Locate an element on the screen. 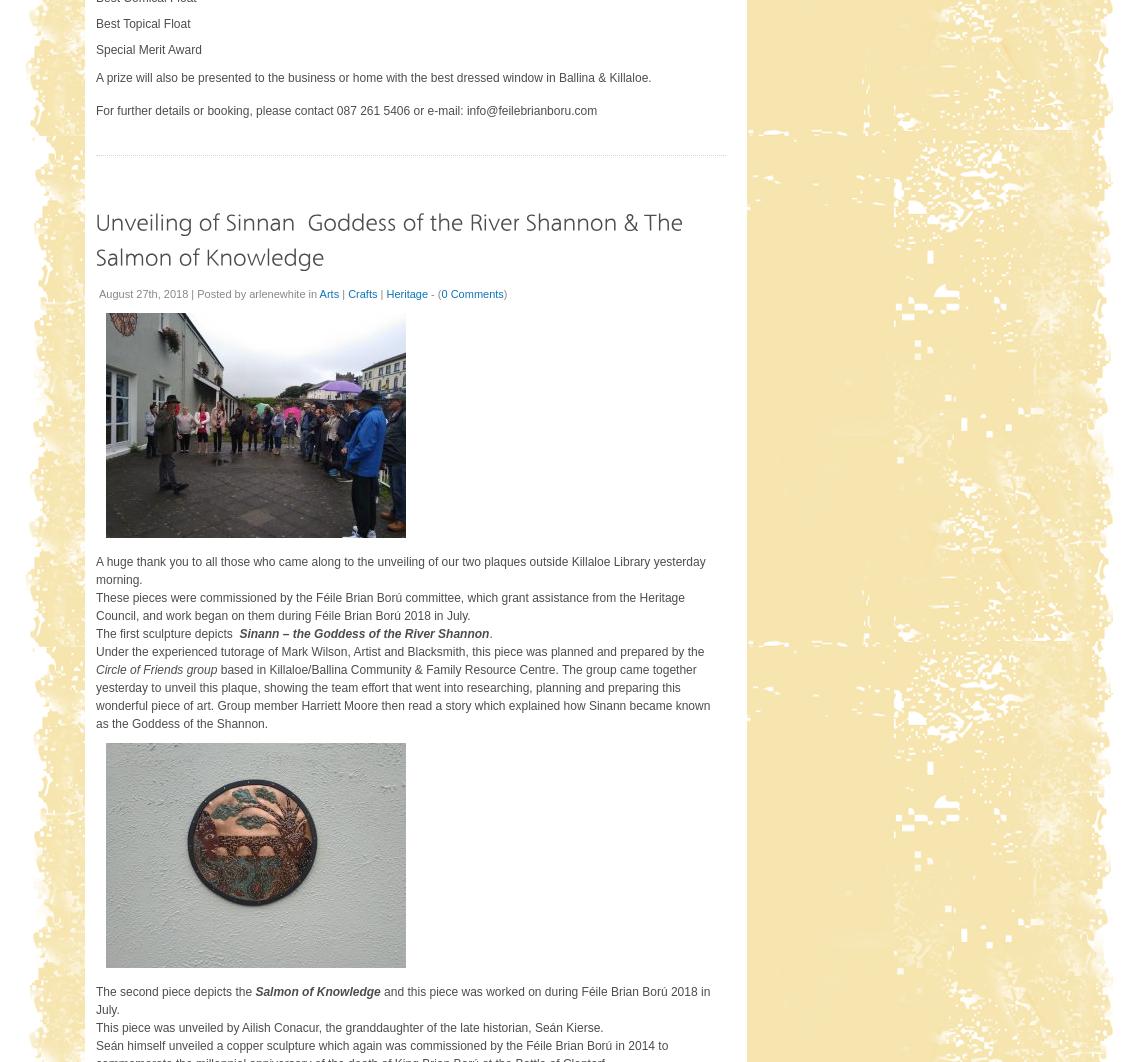 The image size is (1140, 1062). 'Crafts' is located at coordinates (361, 292).